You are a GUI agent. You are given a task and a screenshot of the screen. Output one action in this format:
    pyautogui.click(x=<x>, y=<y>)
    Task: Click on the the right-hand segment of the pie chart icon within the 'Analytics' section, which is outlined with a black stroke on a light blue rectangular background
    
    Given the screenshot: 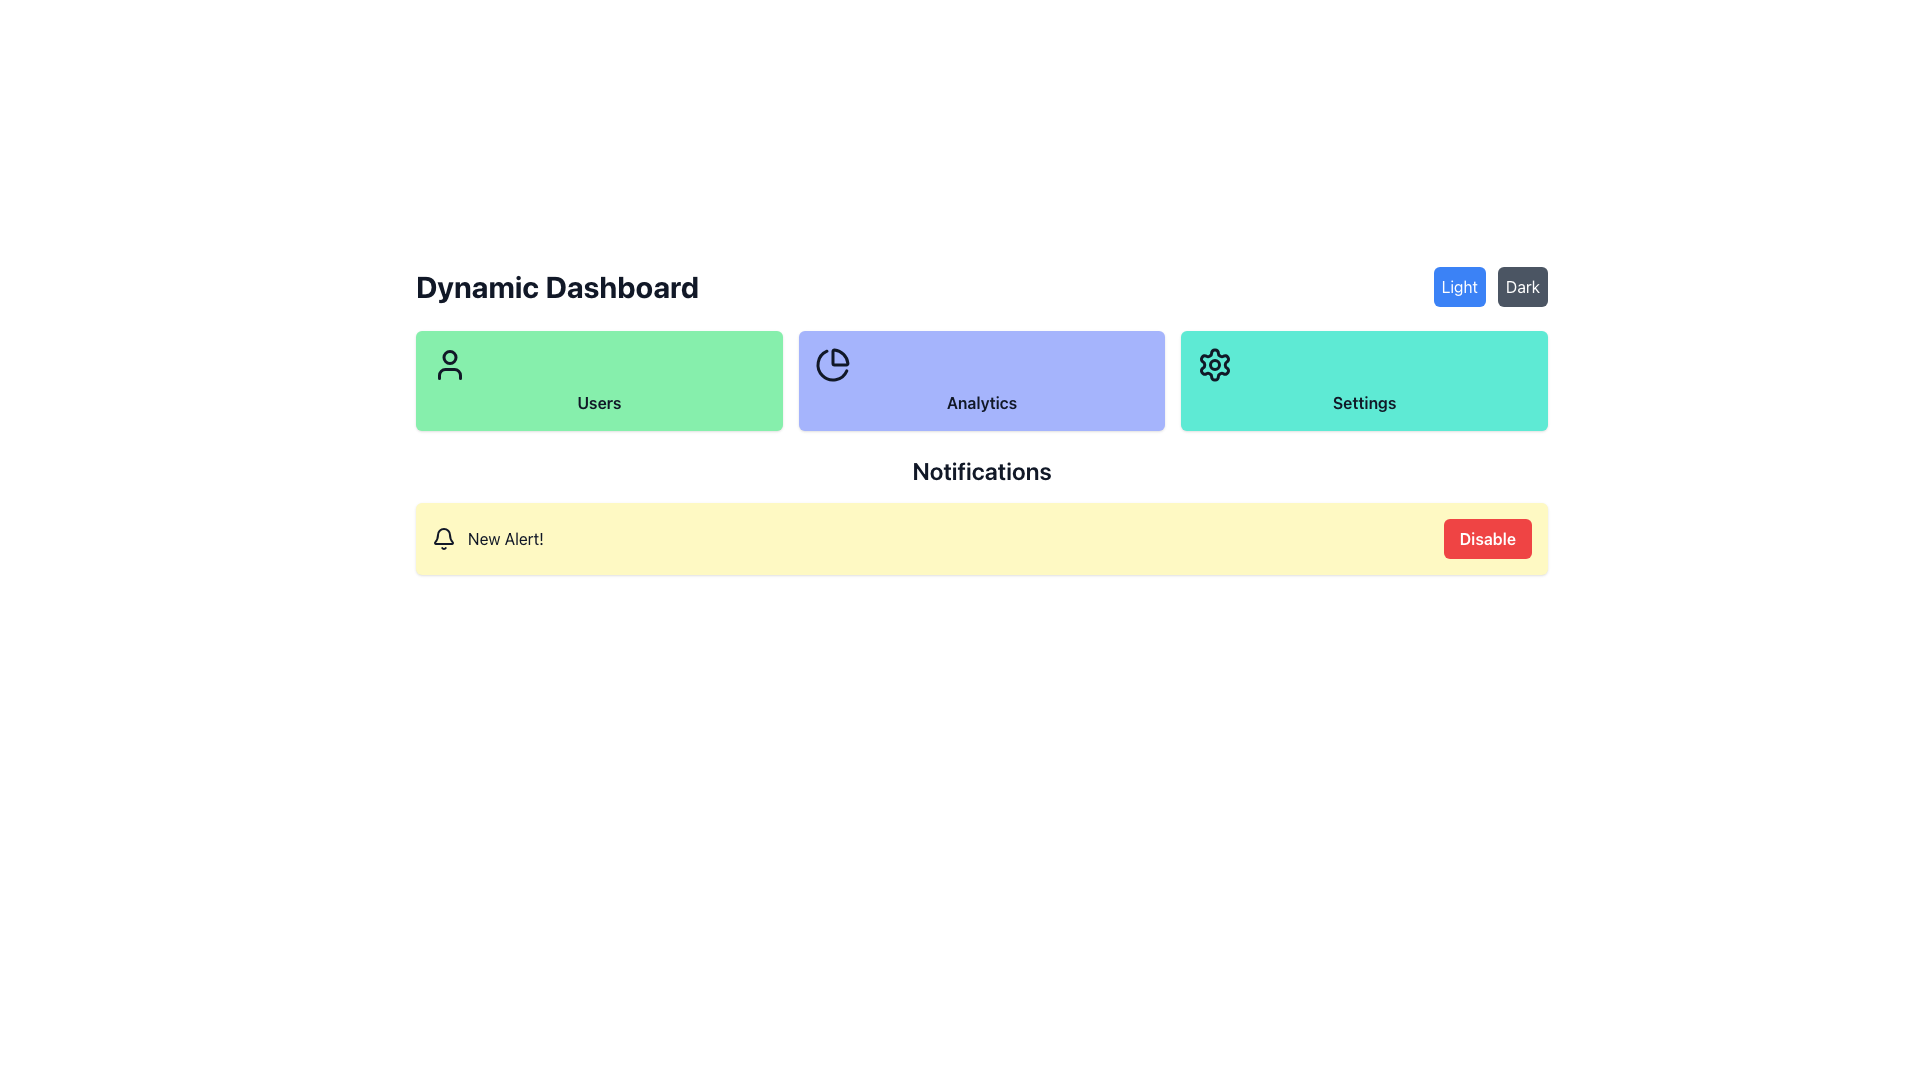 What is the action you would take?
    pyautogui.click(x=832, y=365)
    